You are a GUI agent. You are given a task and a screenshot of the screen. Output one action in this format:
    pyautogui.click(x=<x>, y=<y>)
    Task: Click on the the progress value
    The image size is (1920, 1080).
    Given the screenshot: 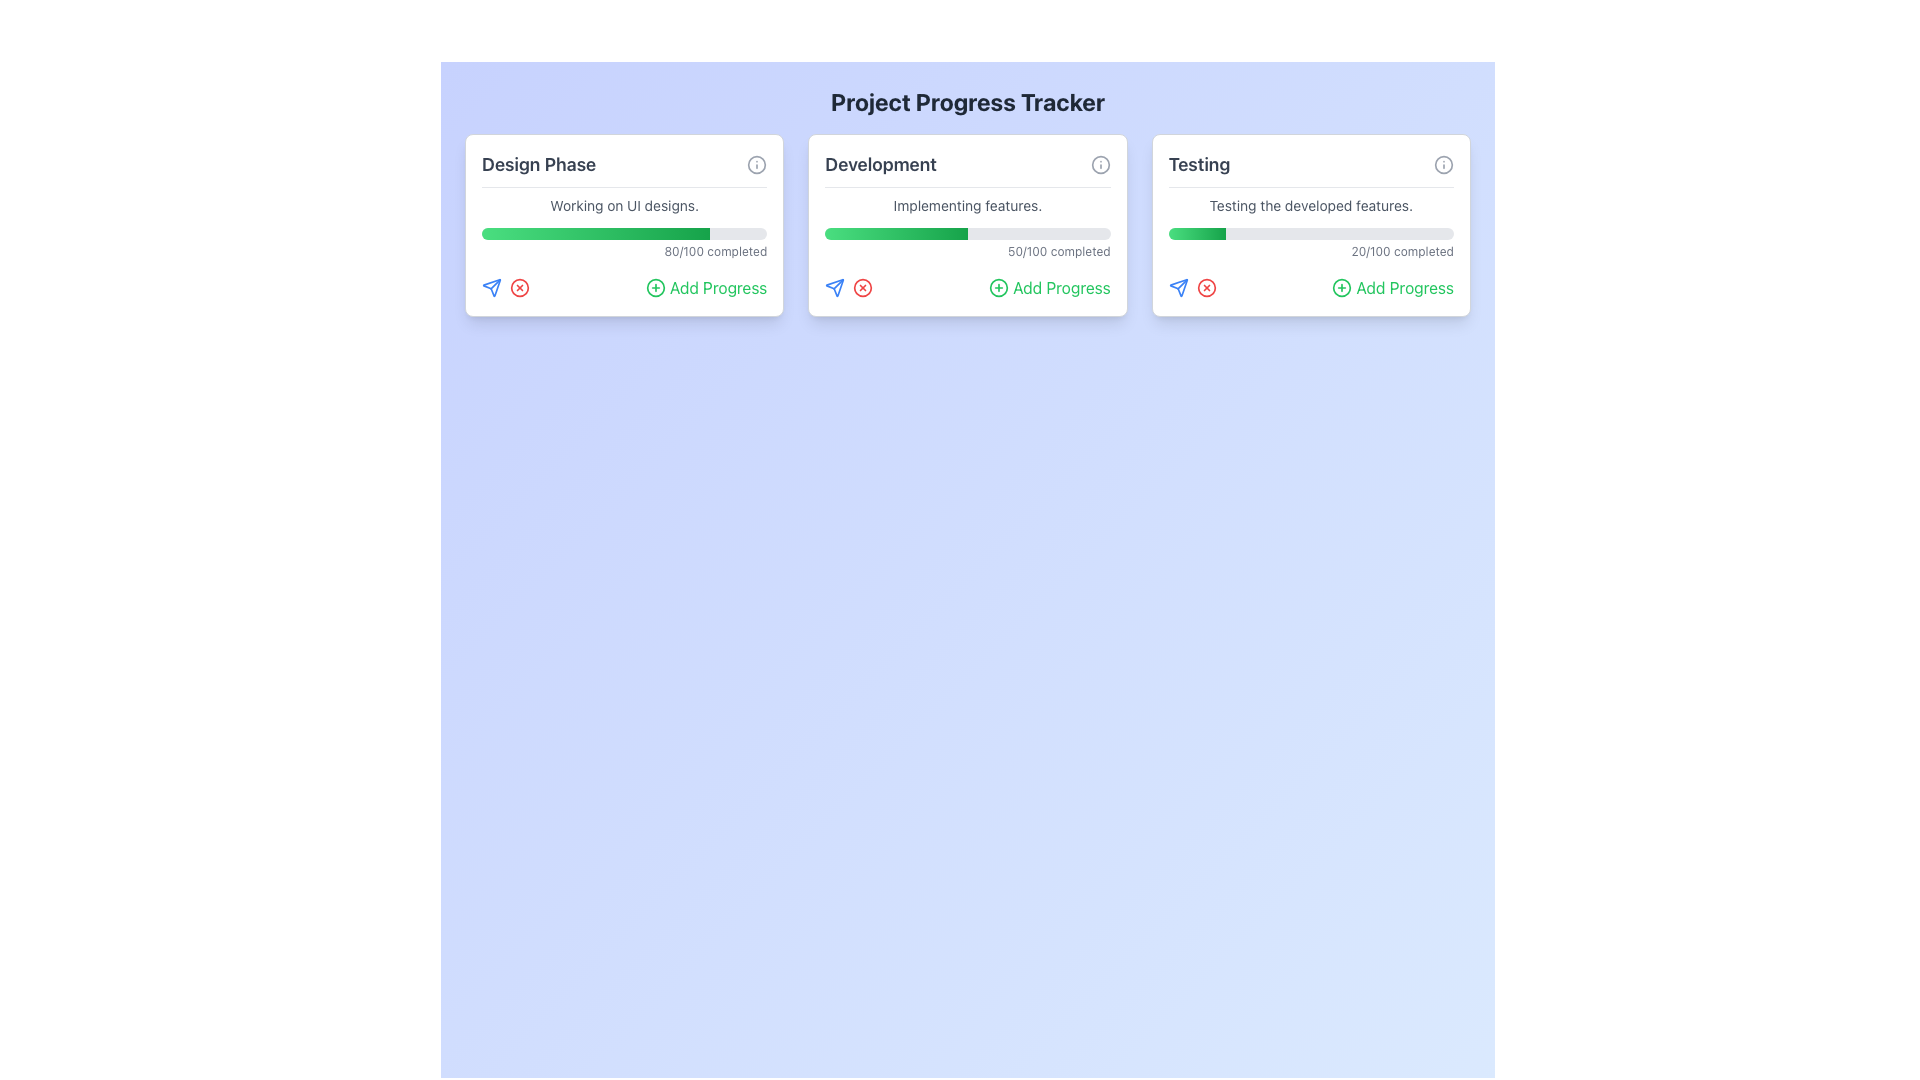 What is the action you would take?
    pyautogui.click(x=1213, y=233)
    